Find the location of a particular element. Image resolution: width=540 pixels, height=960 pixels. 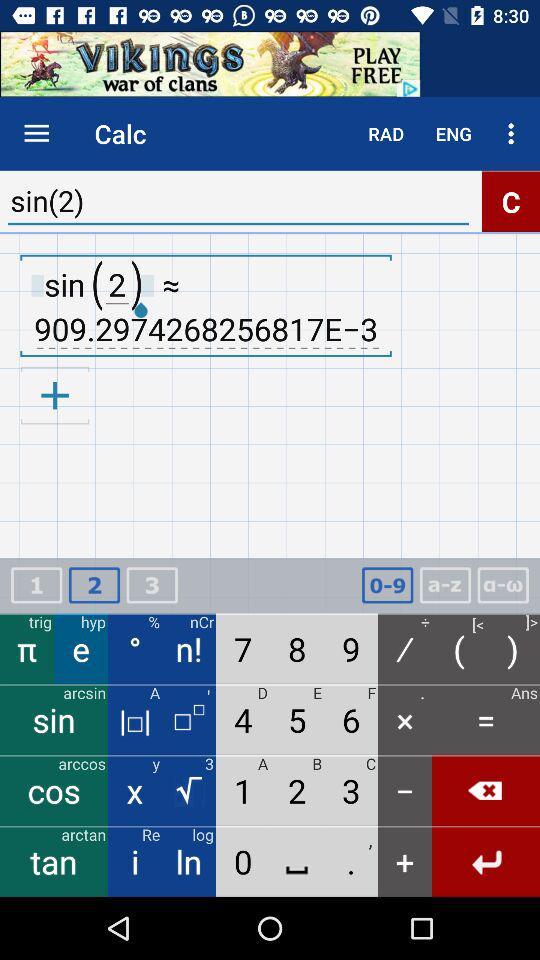

button a-z is located at coordinates (445, 585).